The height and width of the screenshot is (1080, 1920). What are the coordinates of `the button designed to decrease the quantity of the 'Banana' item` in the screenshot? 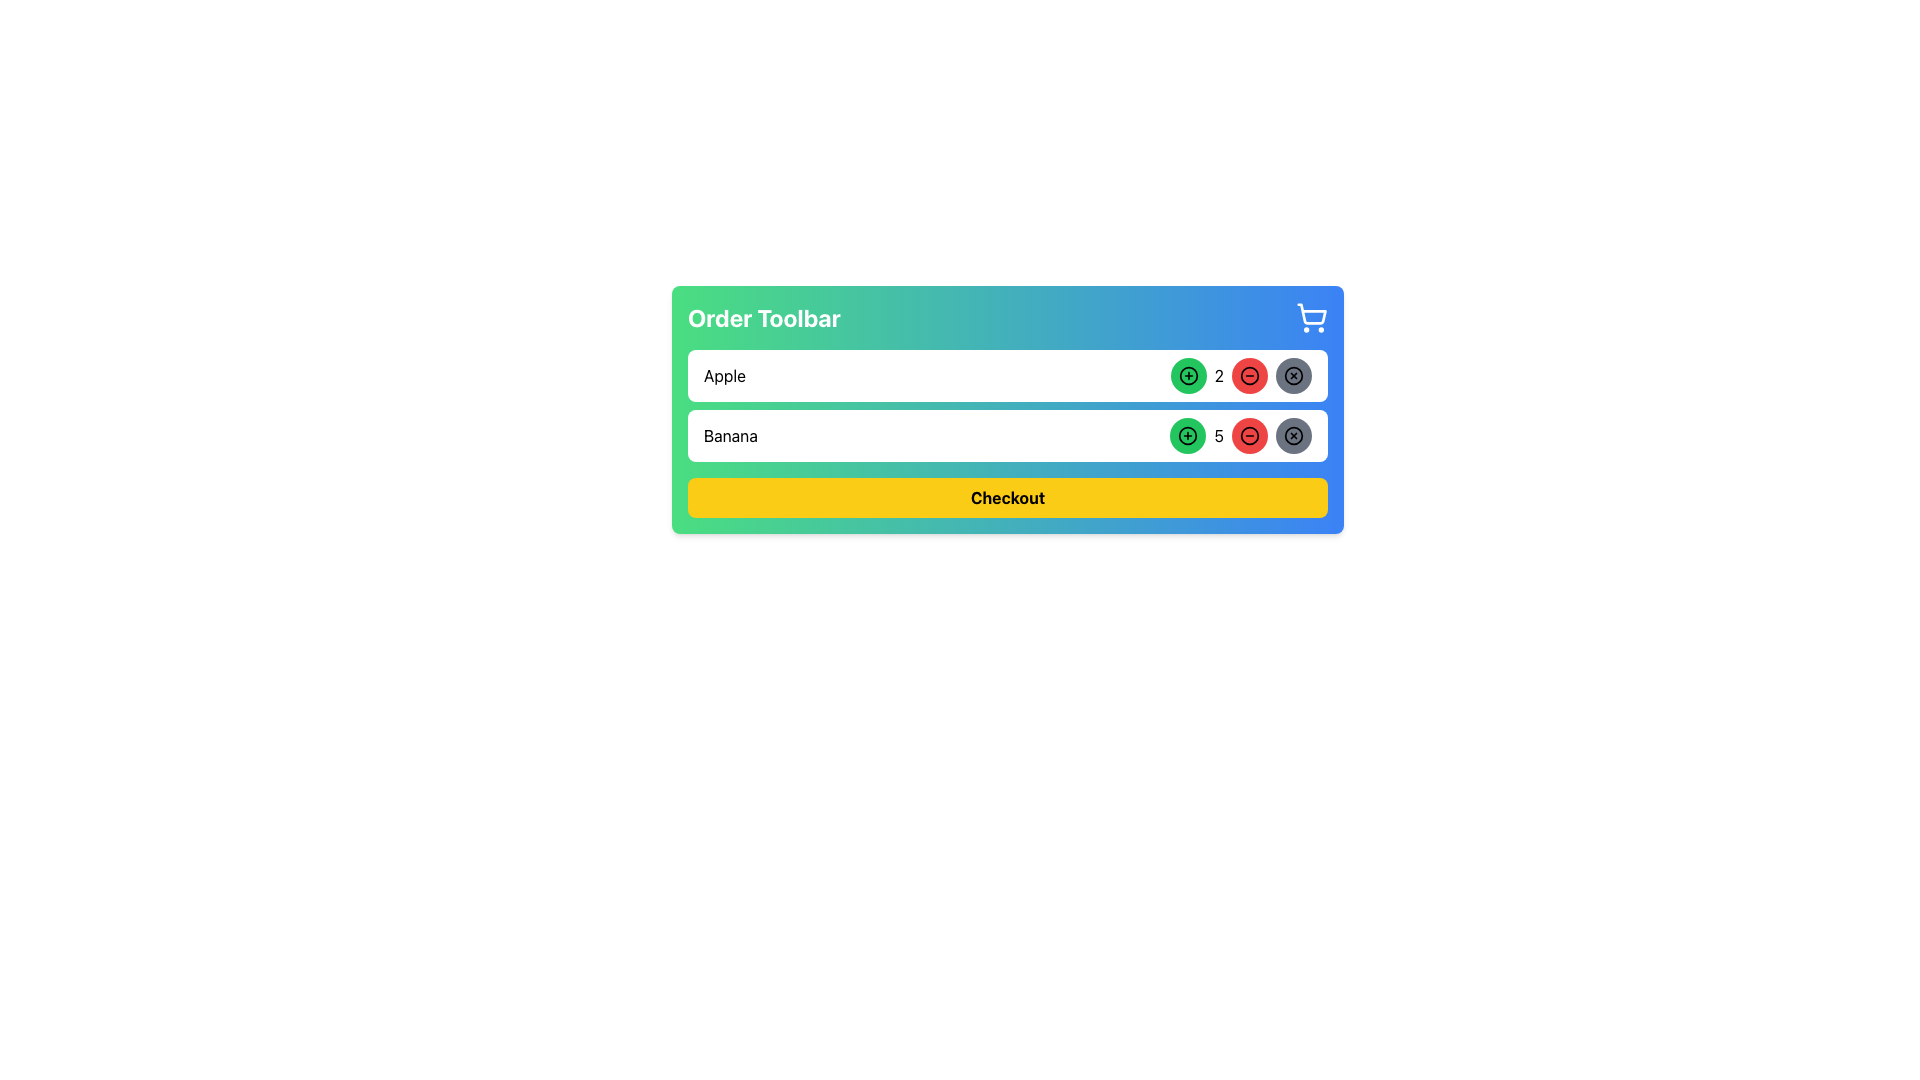 It's located at (1248, 375).